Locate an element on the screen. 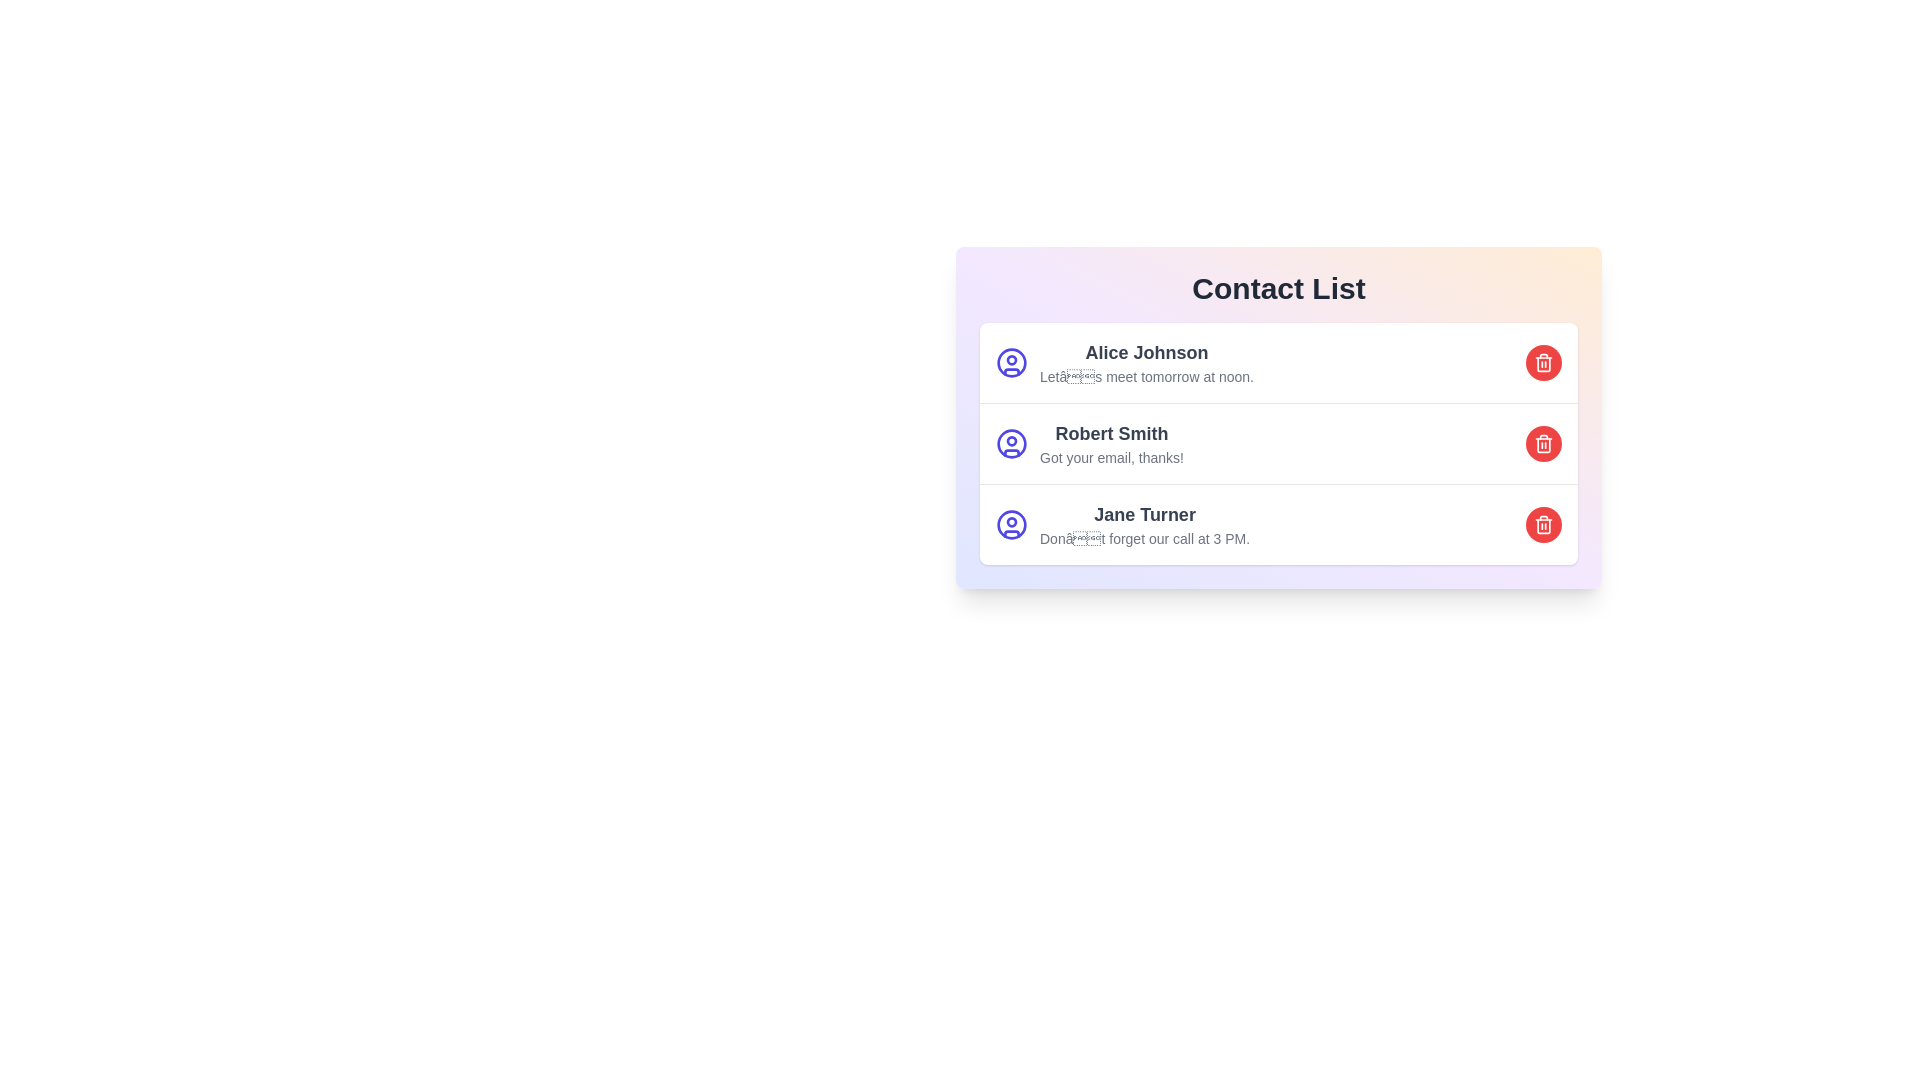 Image resolution: width=1920 pixels, height=1080 pixels. the user icon for the contact Alice Johnson is located at coordinates (1012, 362).